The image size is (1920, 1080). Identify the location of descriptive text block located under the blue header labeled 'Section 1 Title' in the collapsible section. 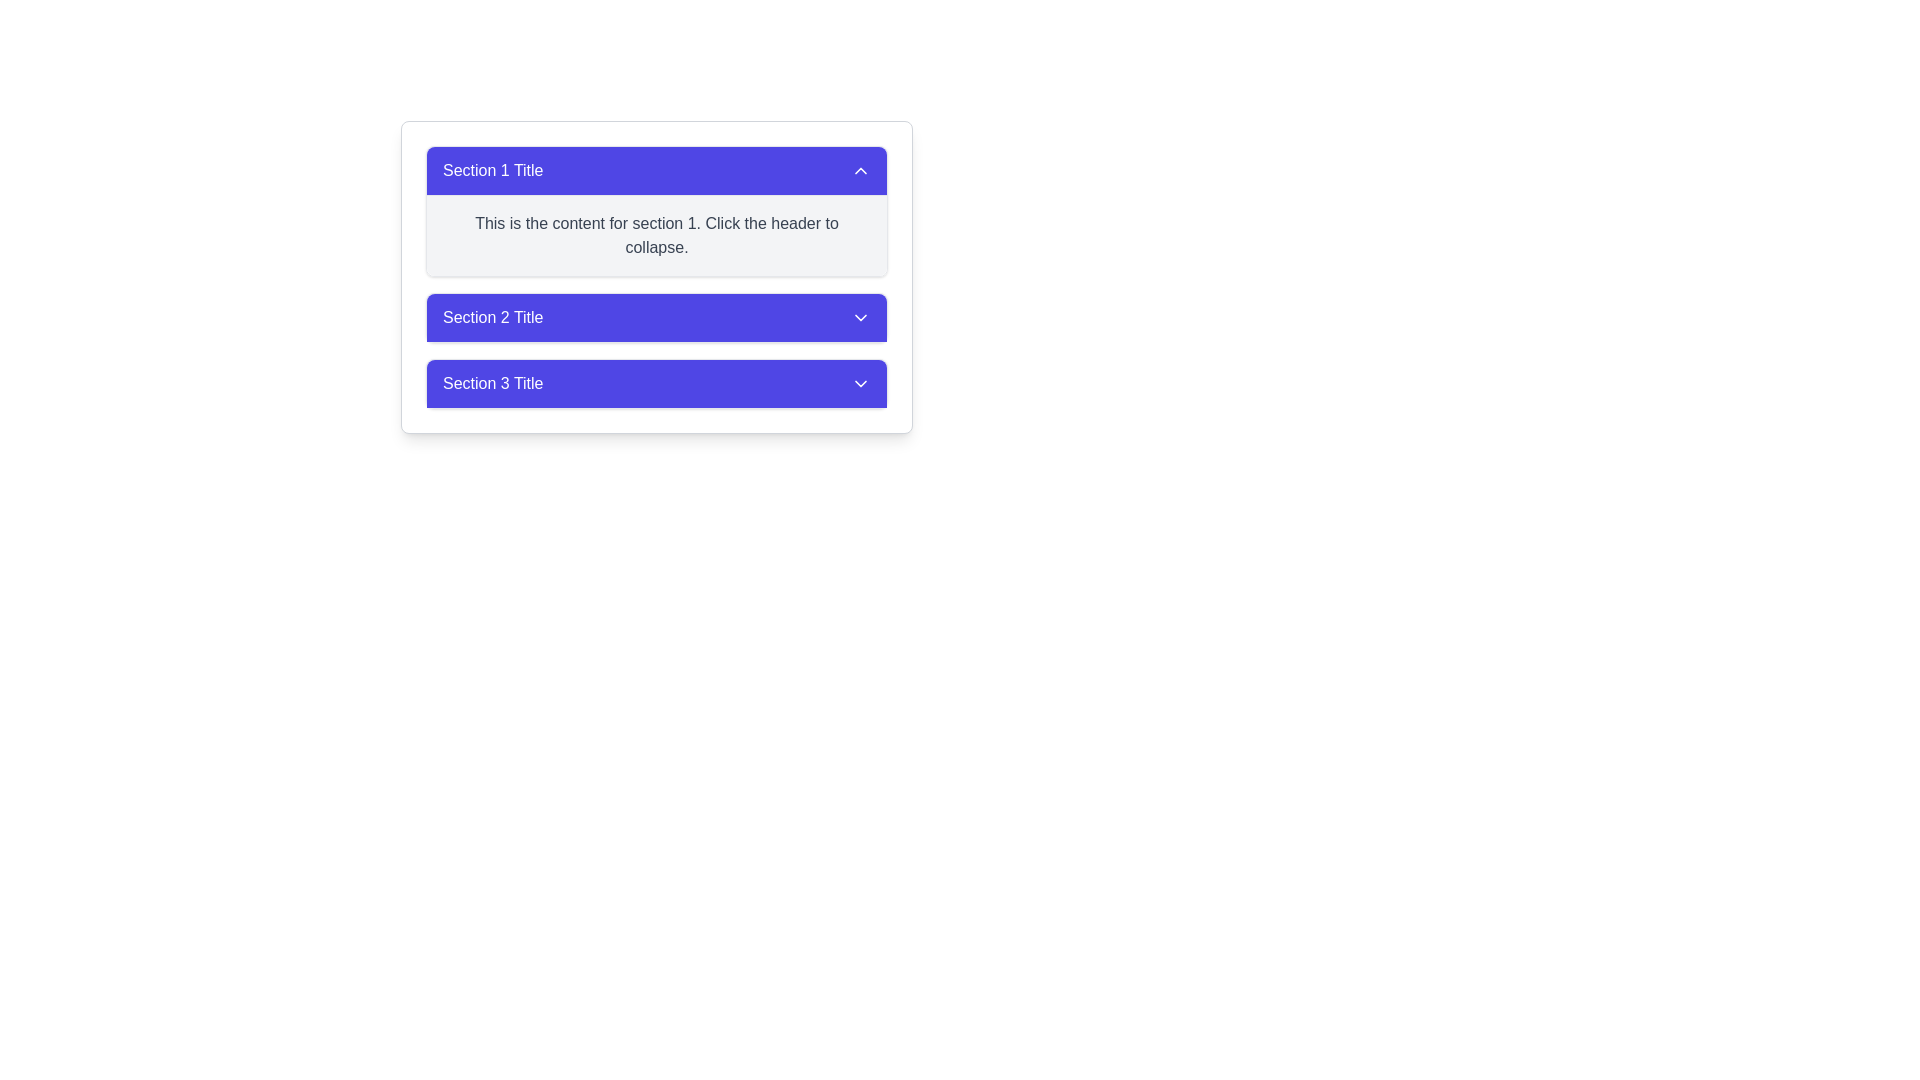
(657, 234).